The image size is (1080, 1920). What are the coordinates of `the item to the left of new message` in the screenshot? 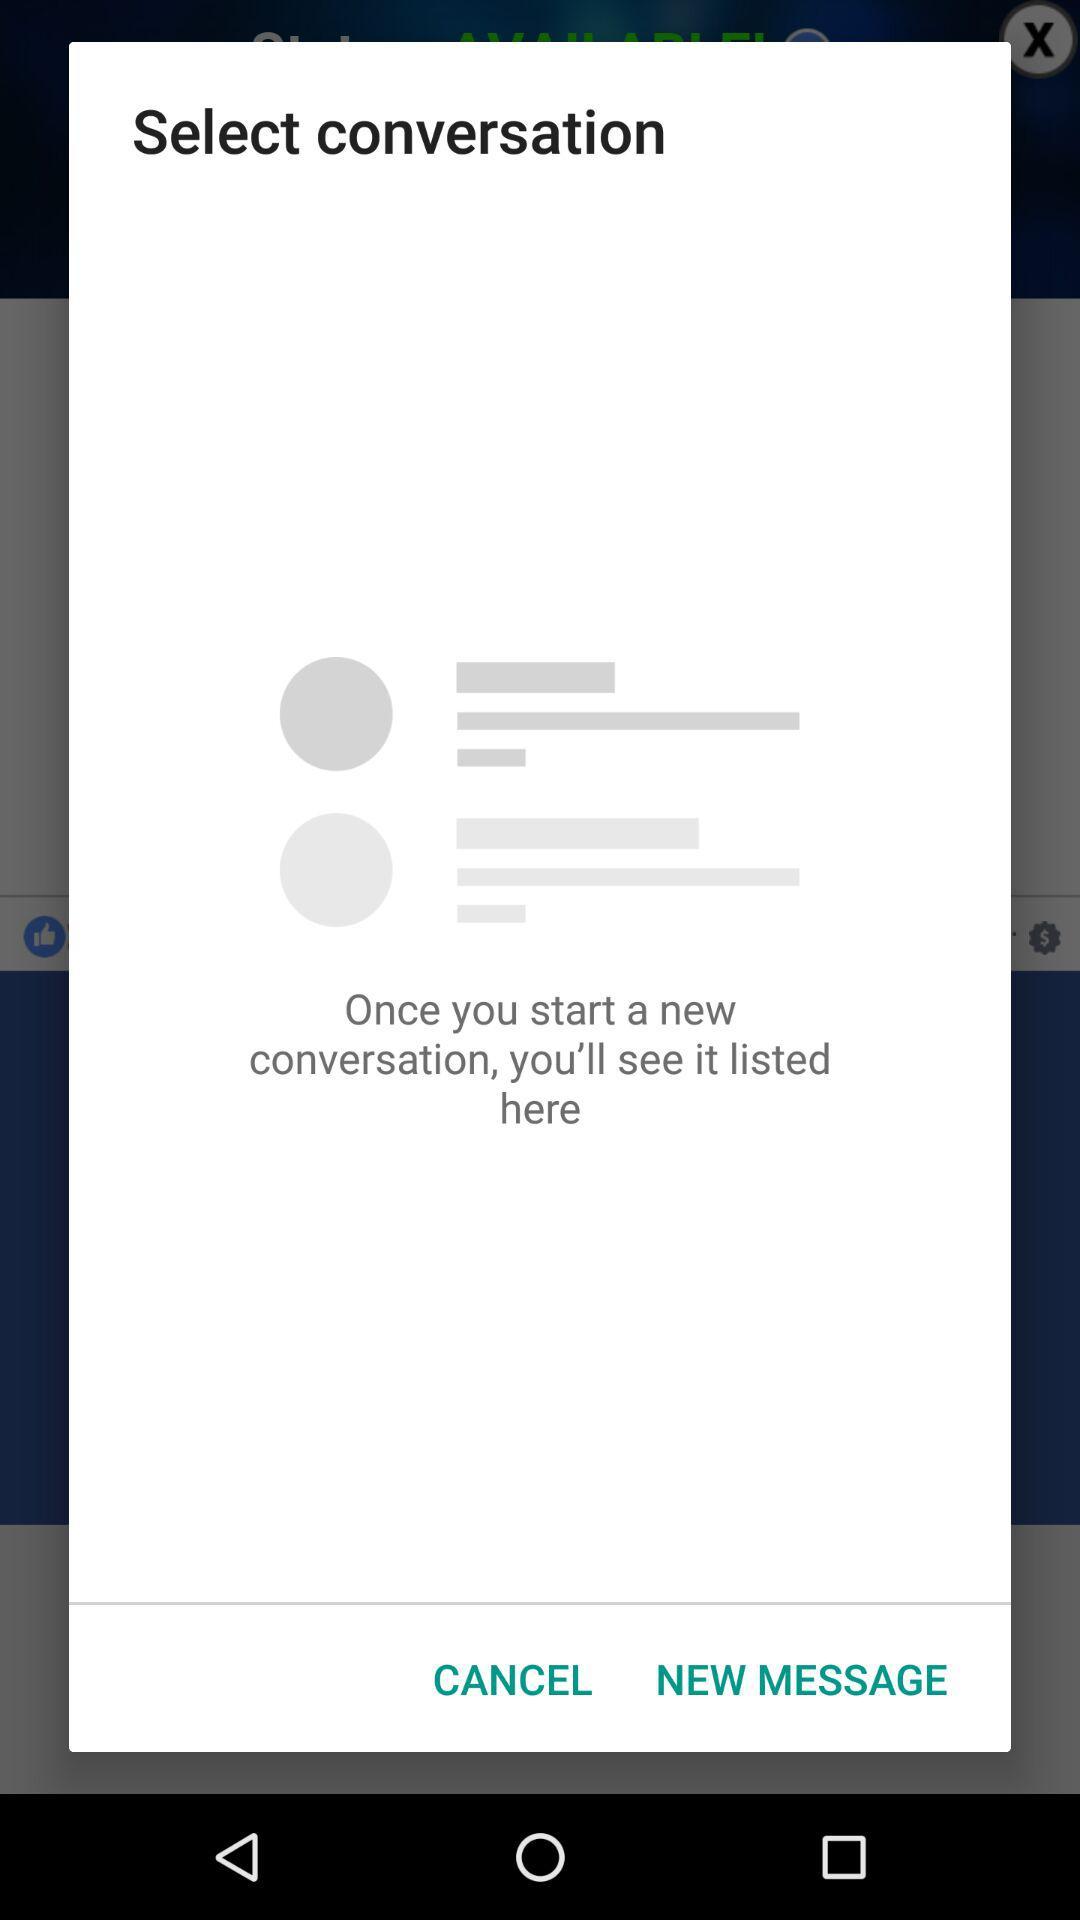 It's located at (511, 1678).